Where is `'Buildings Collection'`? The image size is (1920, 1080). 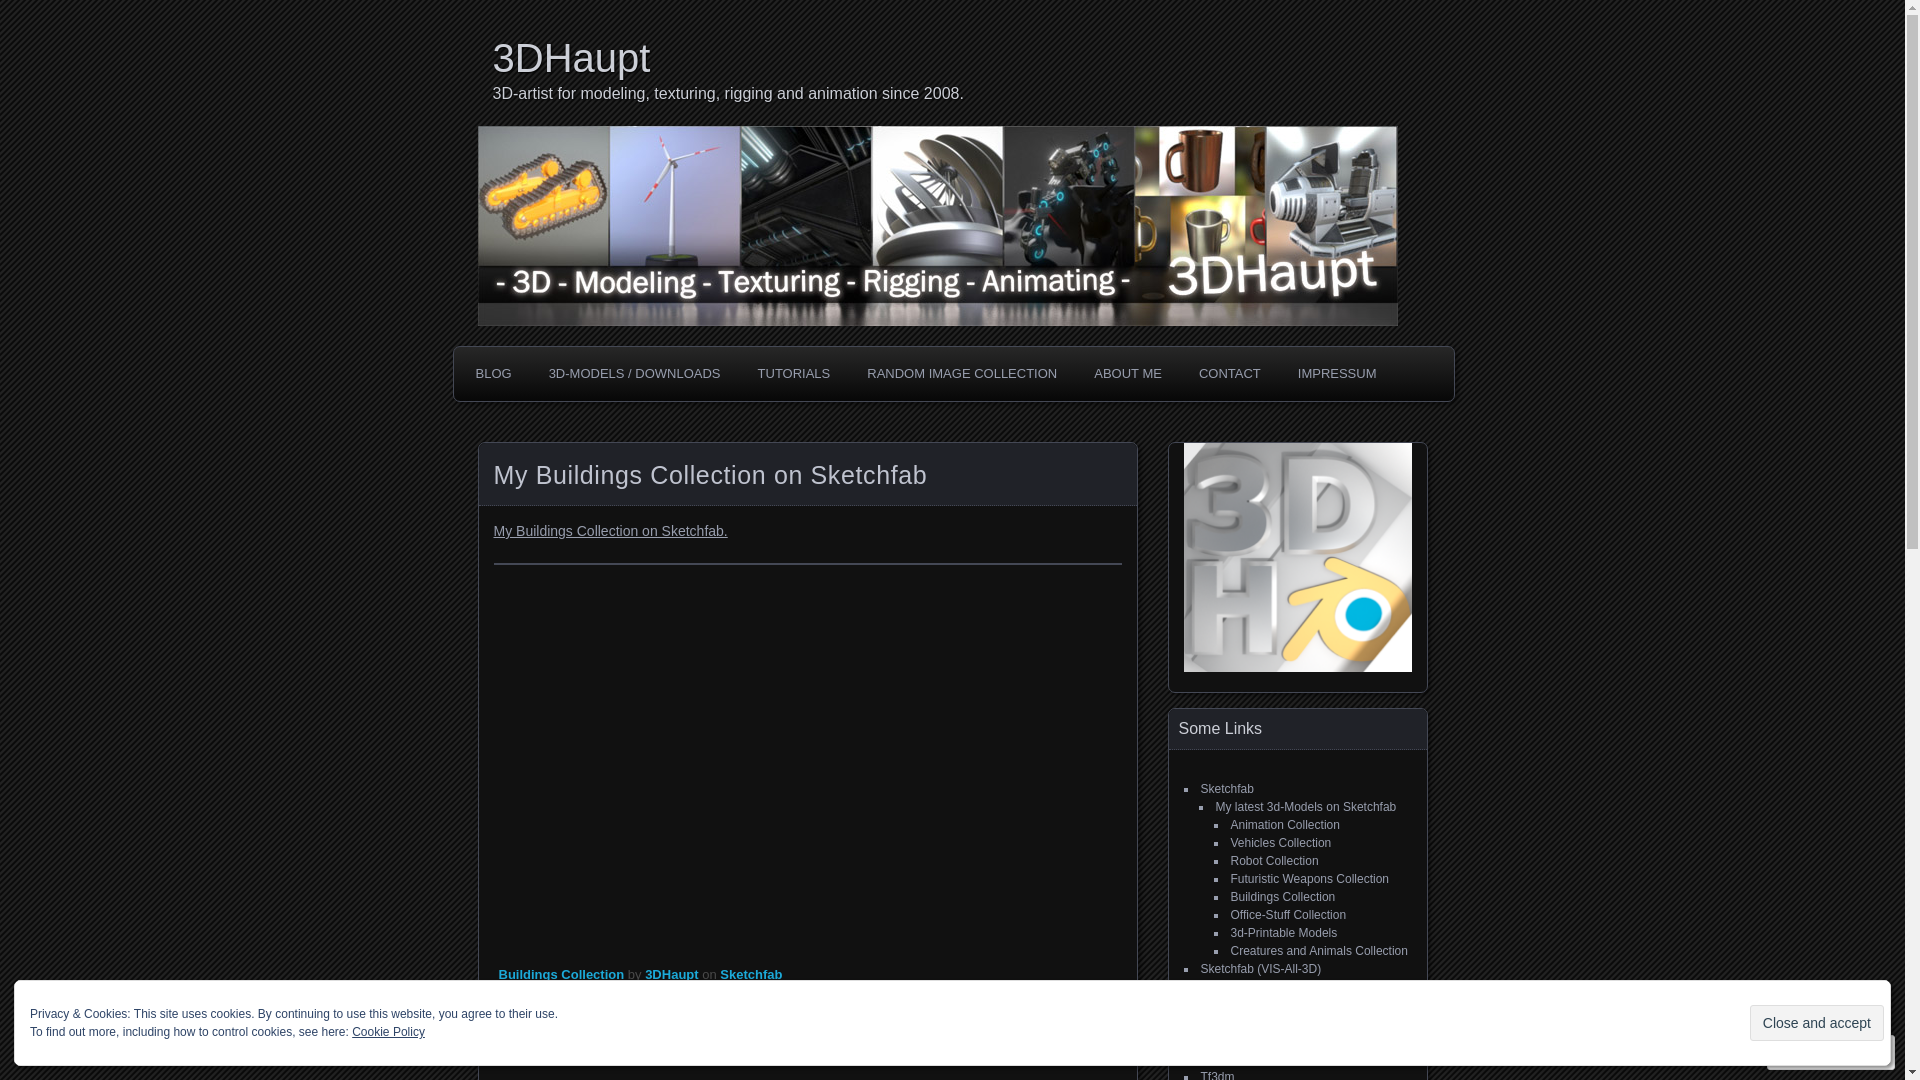 'Buildings Collection' is located at coordinates (560, 973).